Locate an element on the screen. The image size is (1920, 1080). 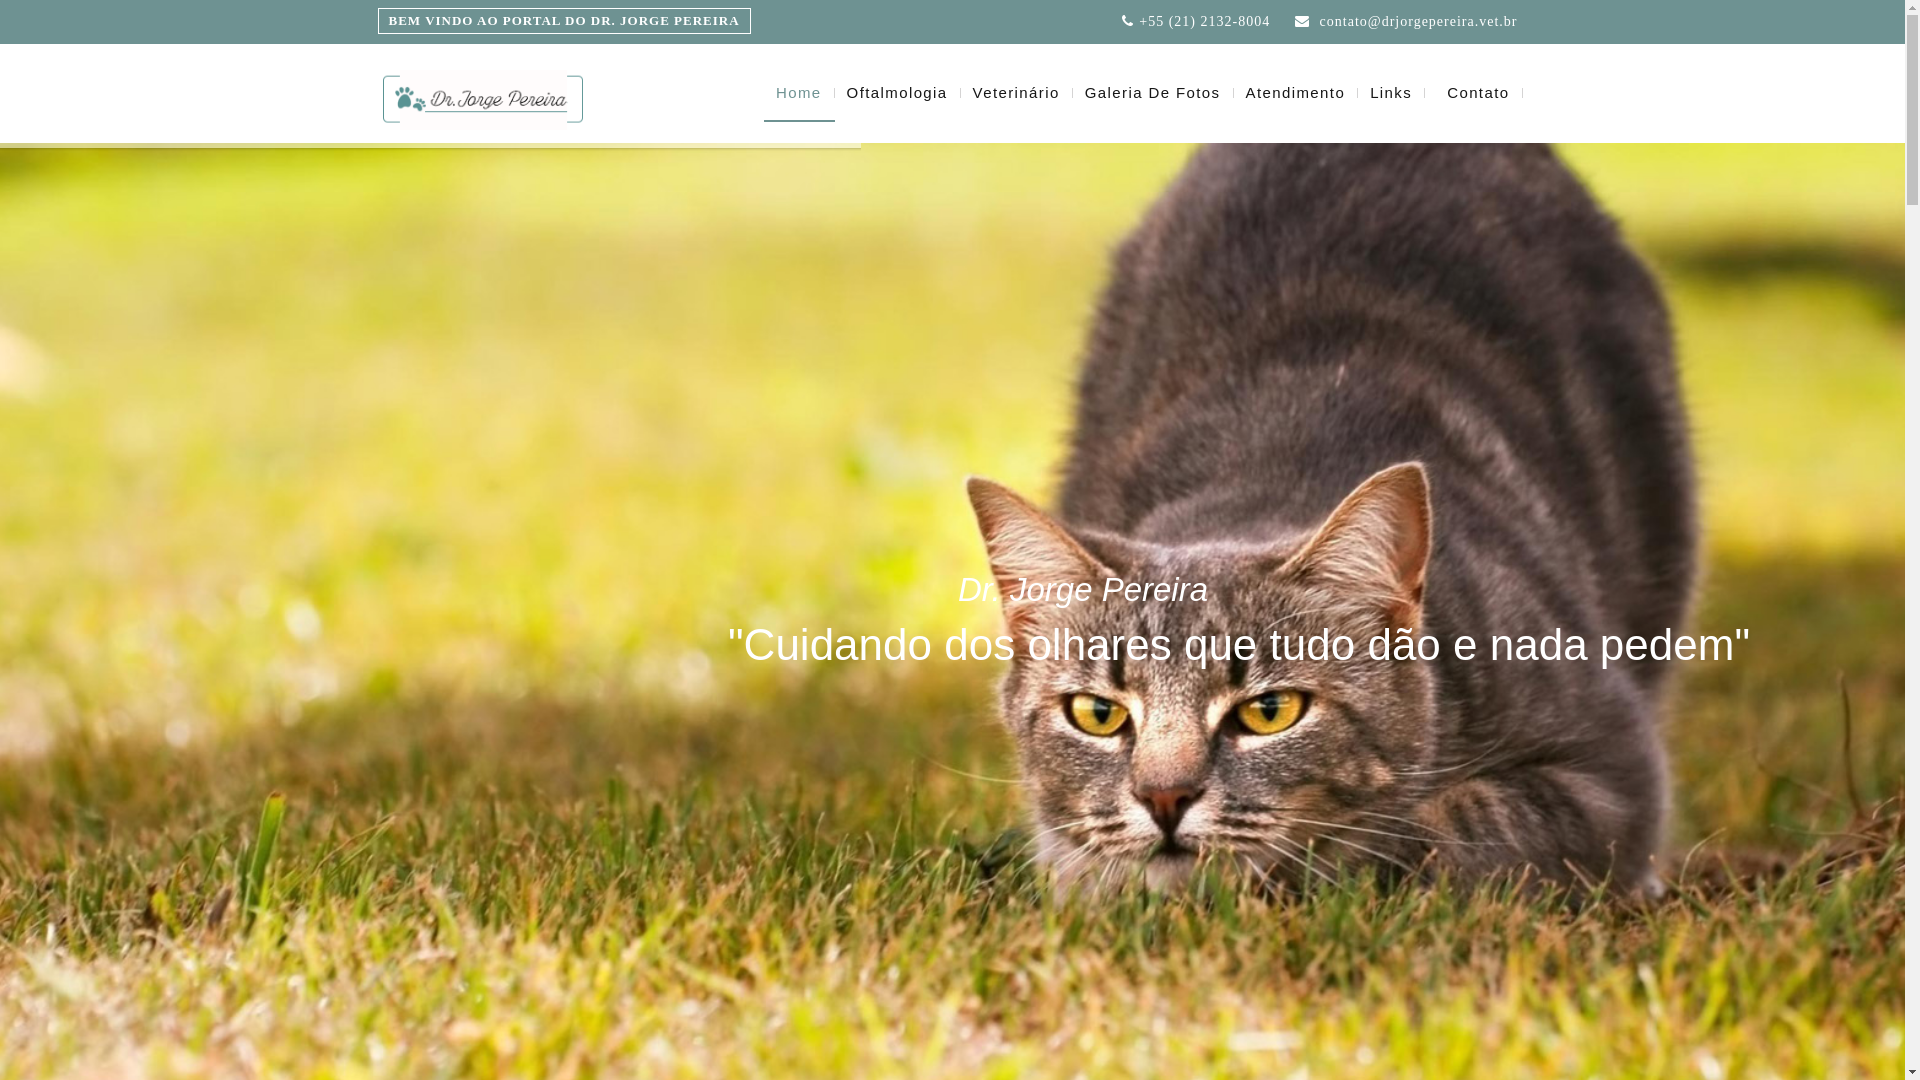
'Links' is located at coordinates (1390, 92).